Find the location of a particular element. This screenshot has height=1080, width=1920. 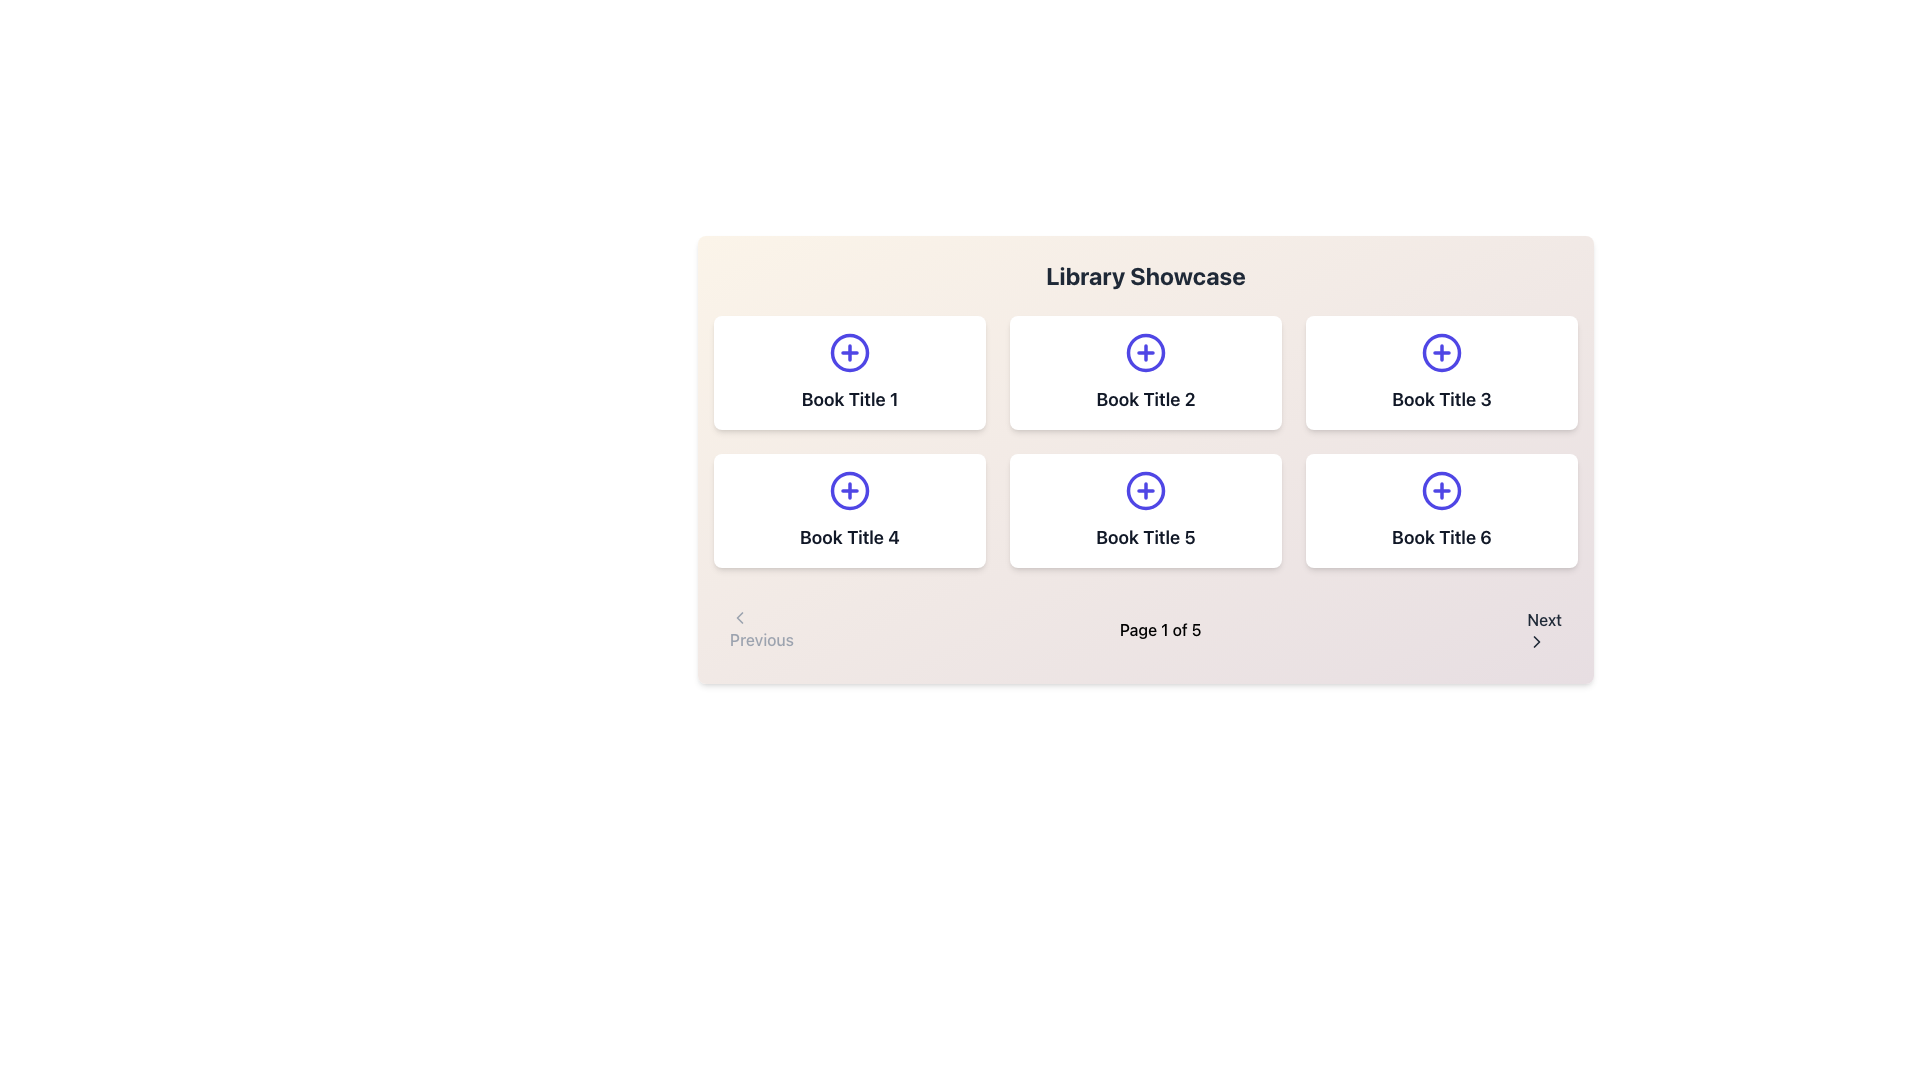

the text label displaying 'Book Title 2', which is centrally located in the second card of the top row in a grid layout is located at coordinates (1146, 400).